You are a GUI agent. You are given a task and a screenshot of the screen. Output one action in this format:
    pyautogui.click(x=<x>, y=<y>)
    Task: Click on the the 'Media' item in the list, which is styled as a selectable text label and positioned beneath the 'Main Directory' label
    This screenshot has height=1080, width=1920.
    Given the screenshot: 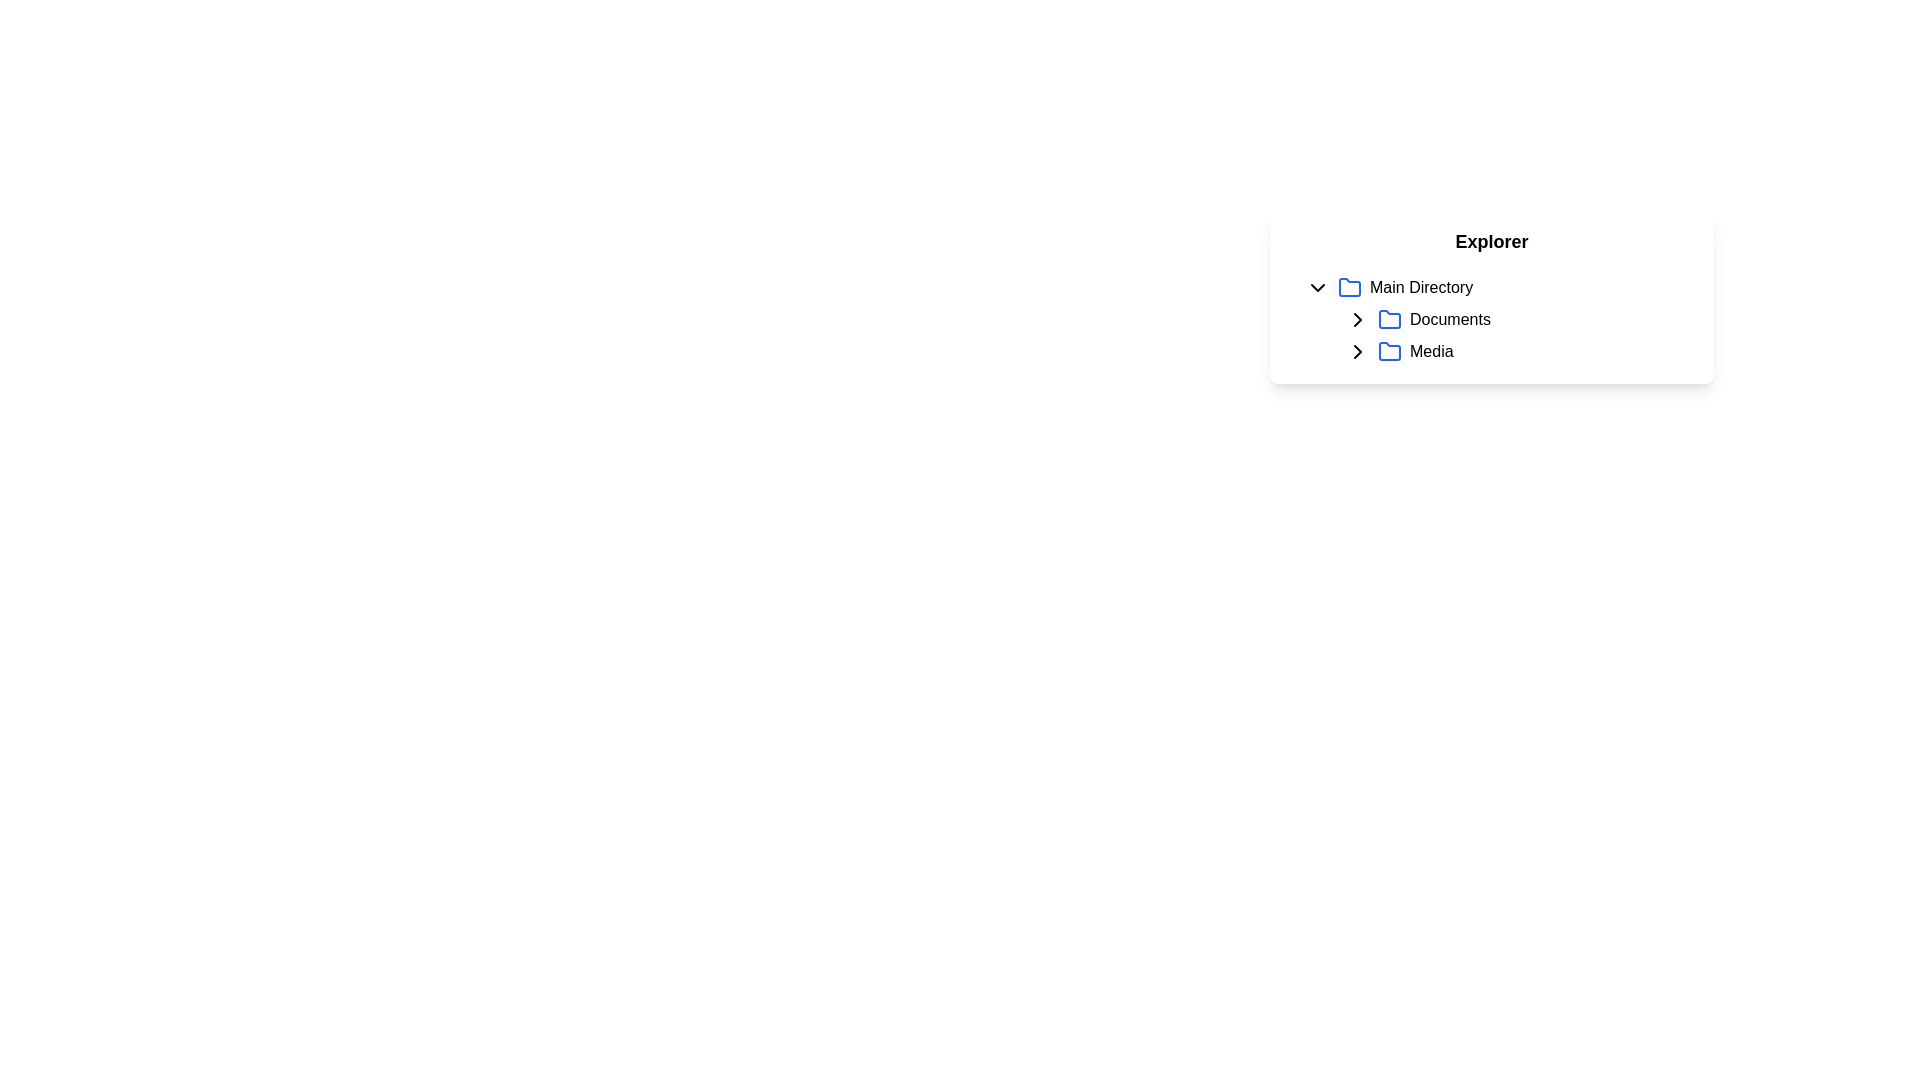 What is the action you would take?
    pyautogui.click(x=1512, y=334)
    